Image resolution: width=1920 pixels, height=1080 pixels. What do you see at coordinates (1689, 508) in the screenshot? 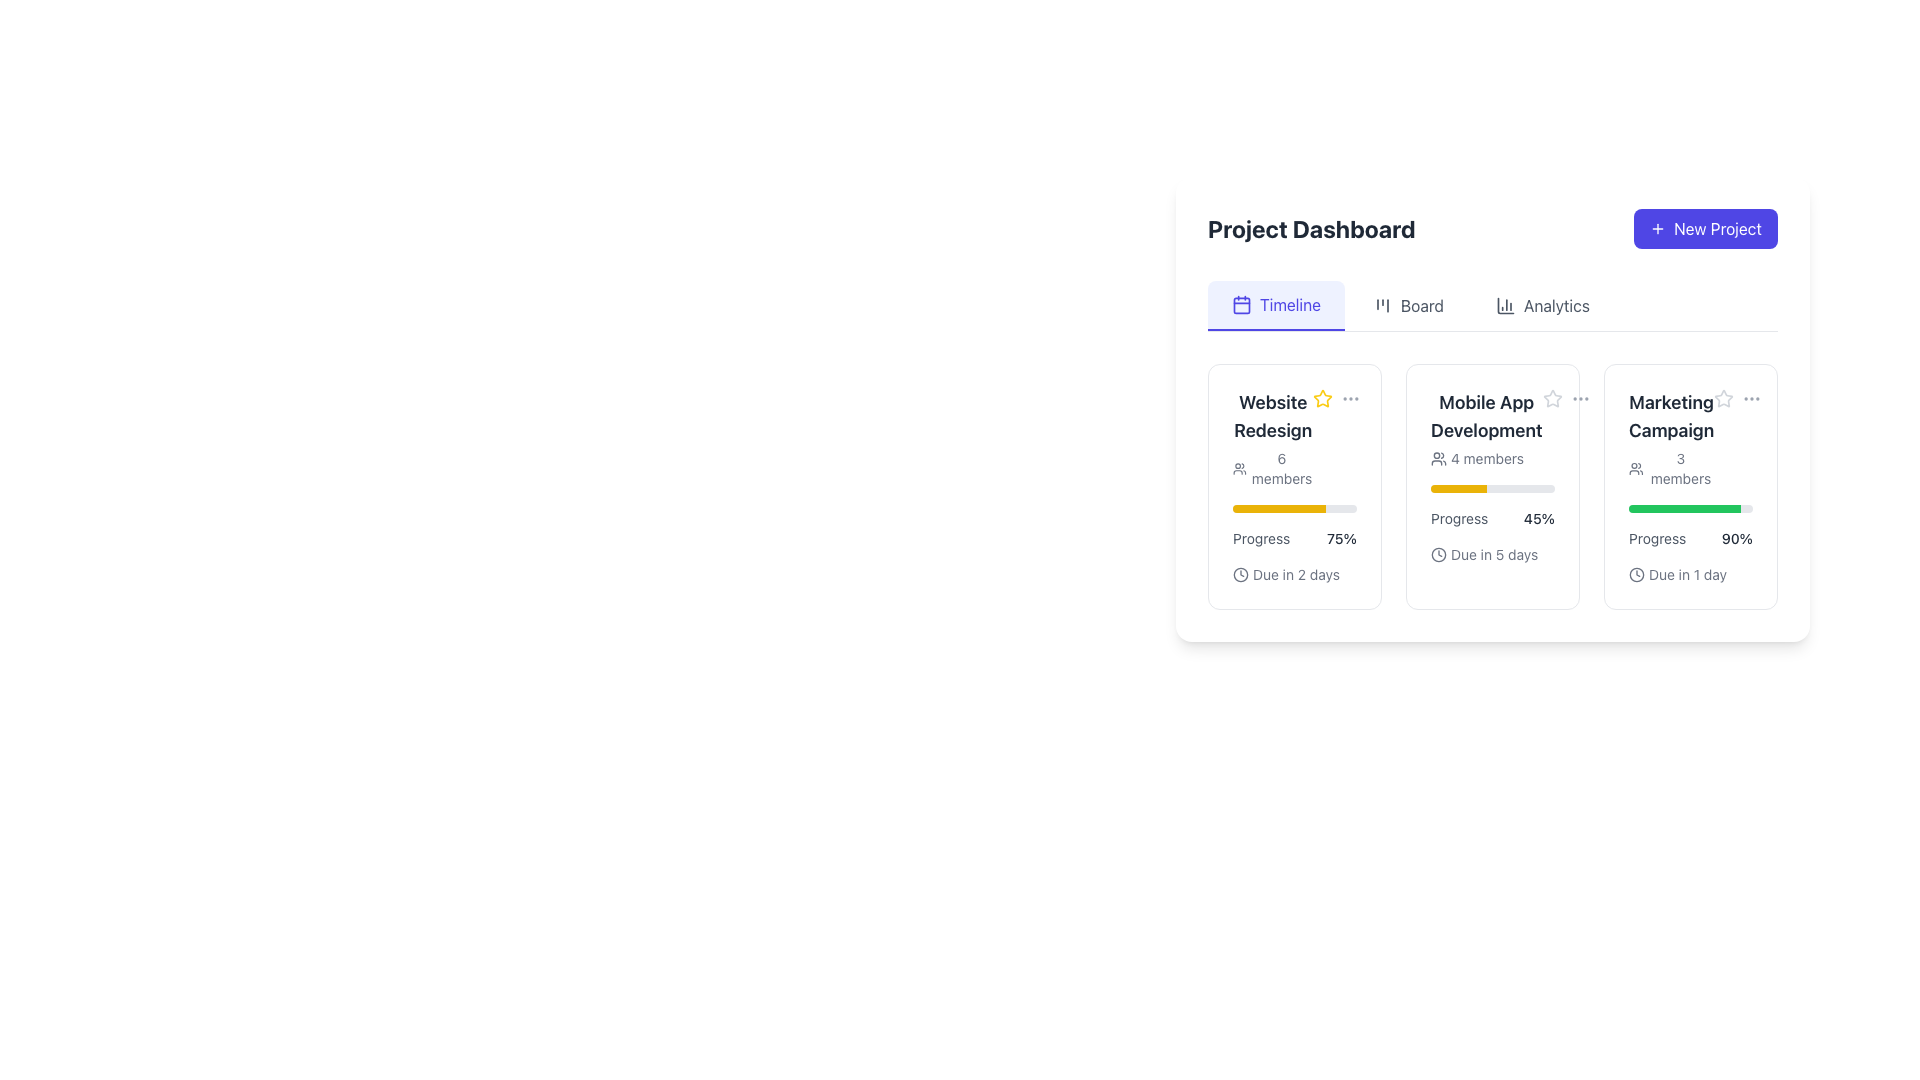
I see `the progress bar representing the completion status of the 'Marketing Campaign' project, which shows 90% completion and is located in the bottom section of the 'Marketing Campaign' panel` at bounding box center [1689, 508].